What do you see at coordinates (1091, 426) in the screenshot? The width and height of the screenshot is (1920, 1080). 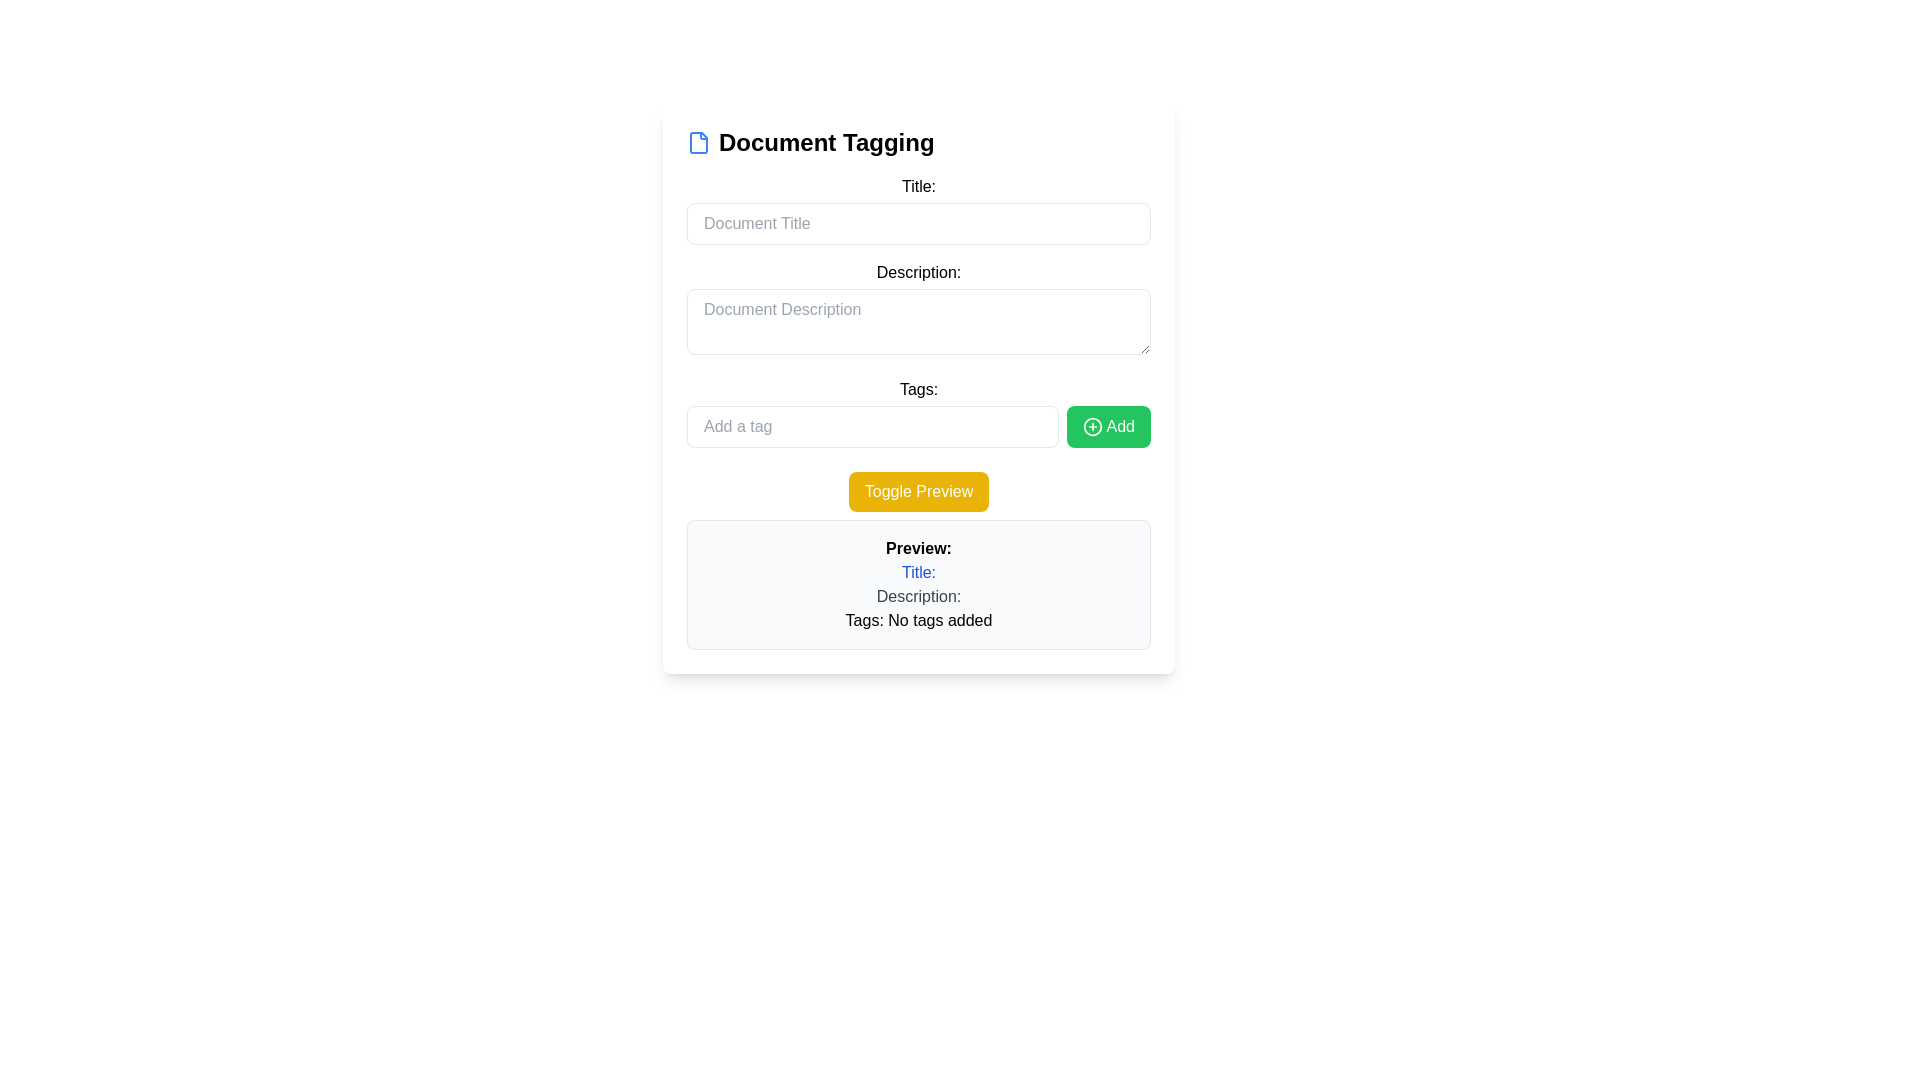 I see `the 'Add' button, which contains the tag icon positioned to the left of the text label 'Add'` at bounding box center [1091, 426].